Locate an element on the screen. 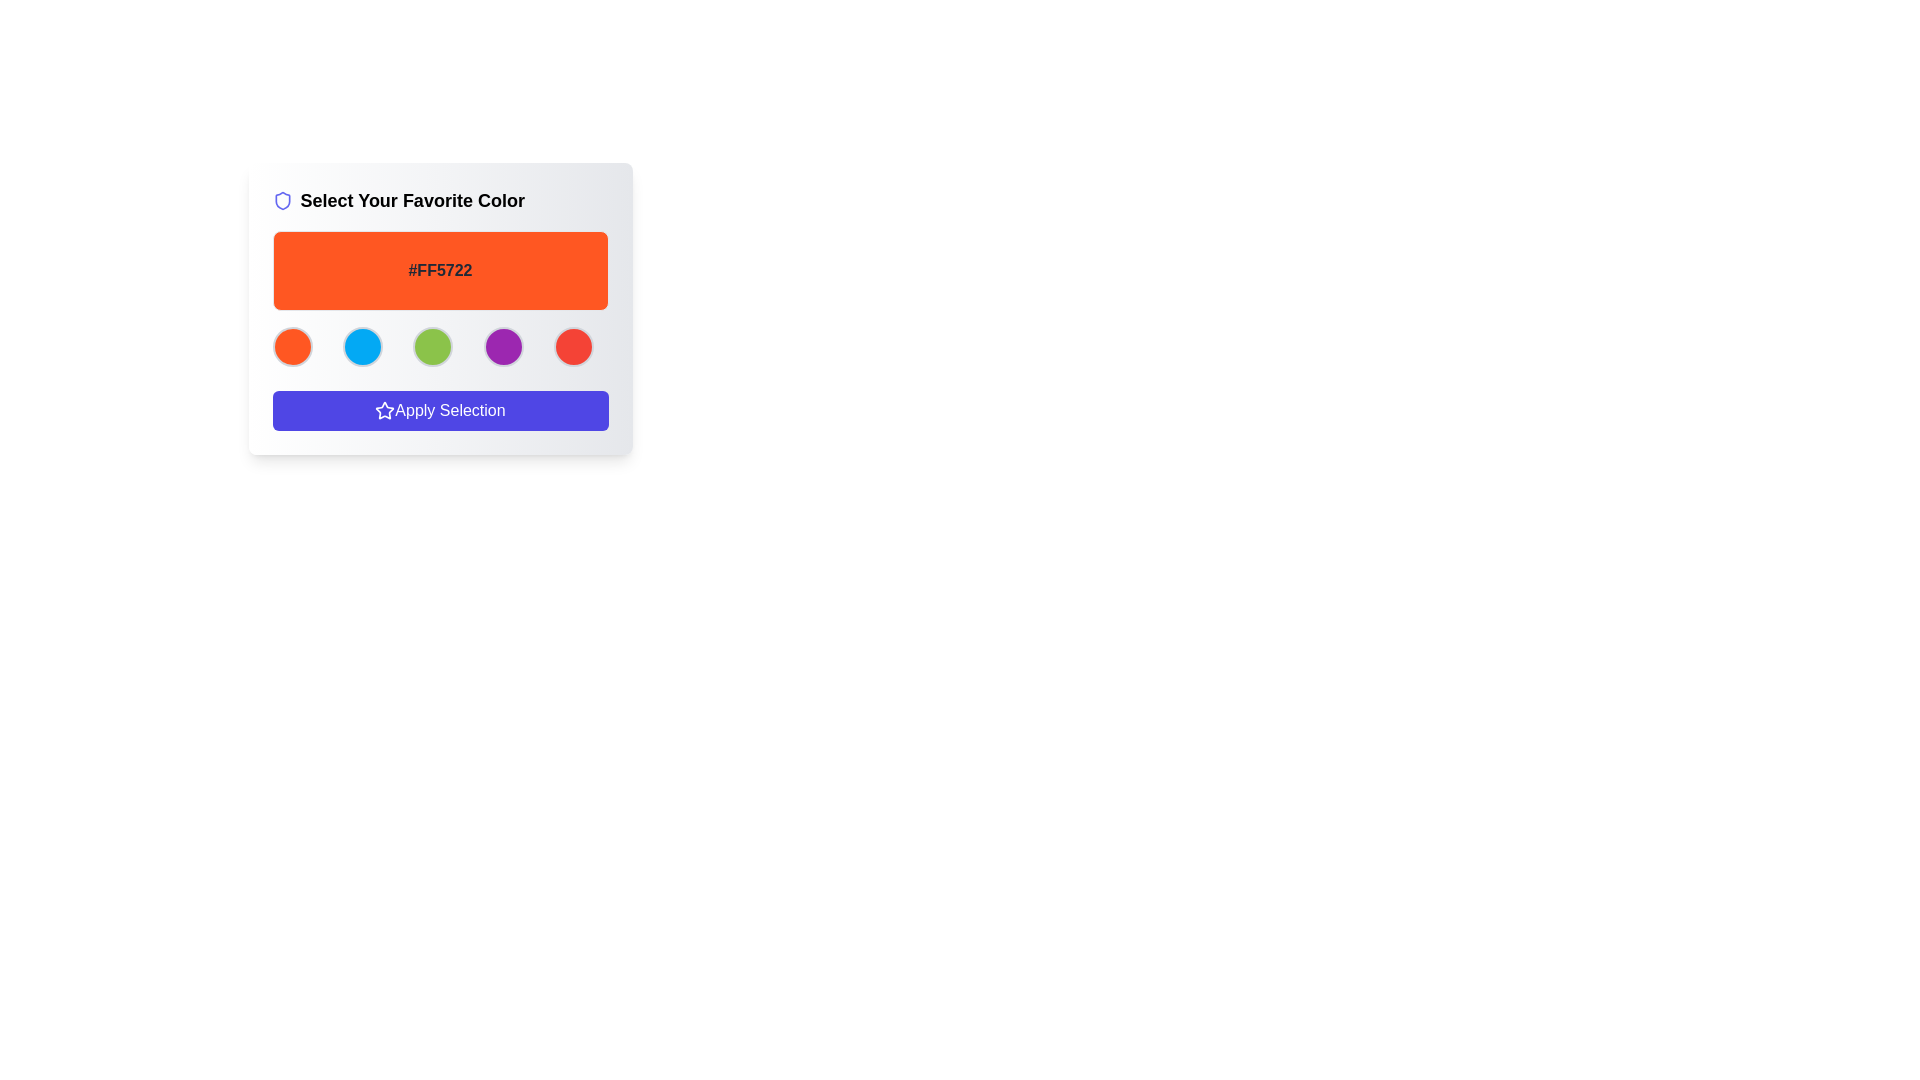  the SVG Icon shaped like a shield with a blue stroke, located at the top-left corner of the card, next to the text 'Select Your Favorite Color.' is located at coordinates (281, 200).